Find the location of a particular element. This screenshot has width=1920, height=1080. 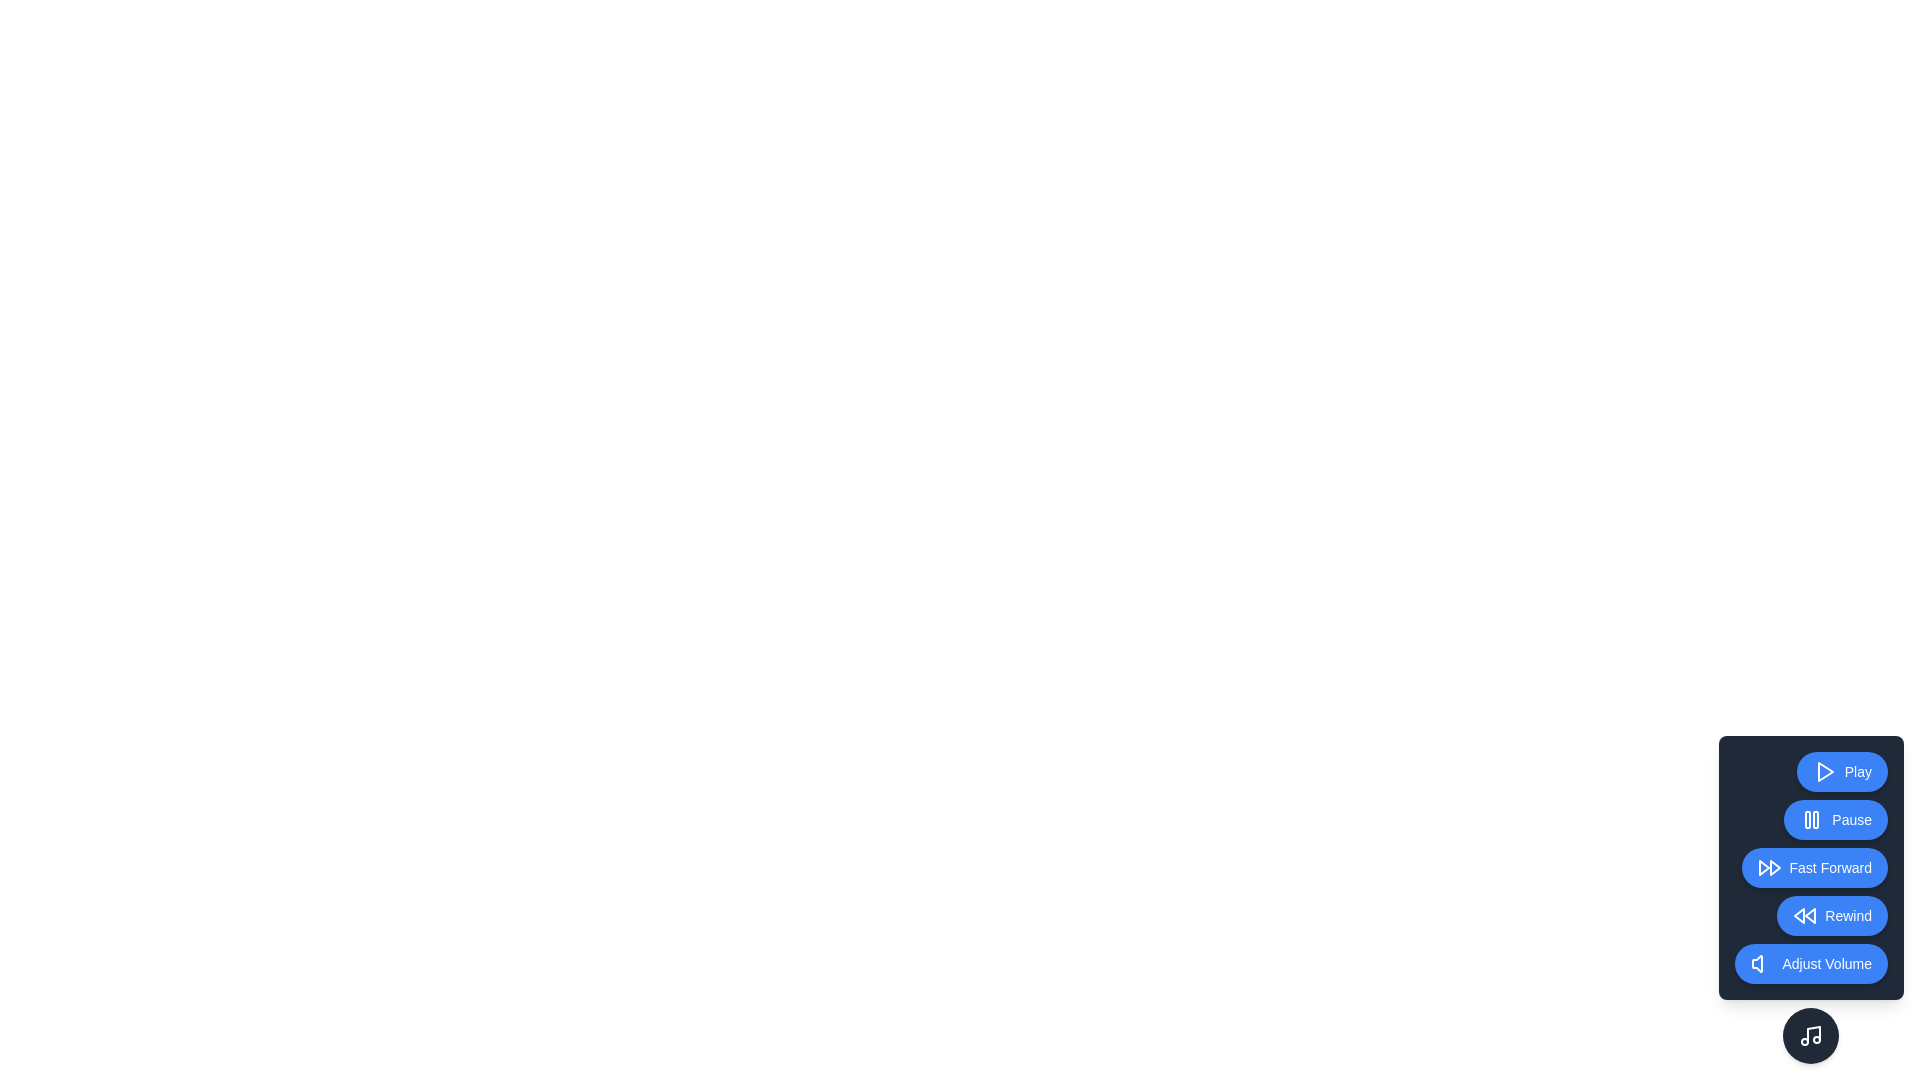

the Rewind button to activate the corresponding playback control is located at coordinates (1832, 915).